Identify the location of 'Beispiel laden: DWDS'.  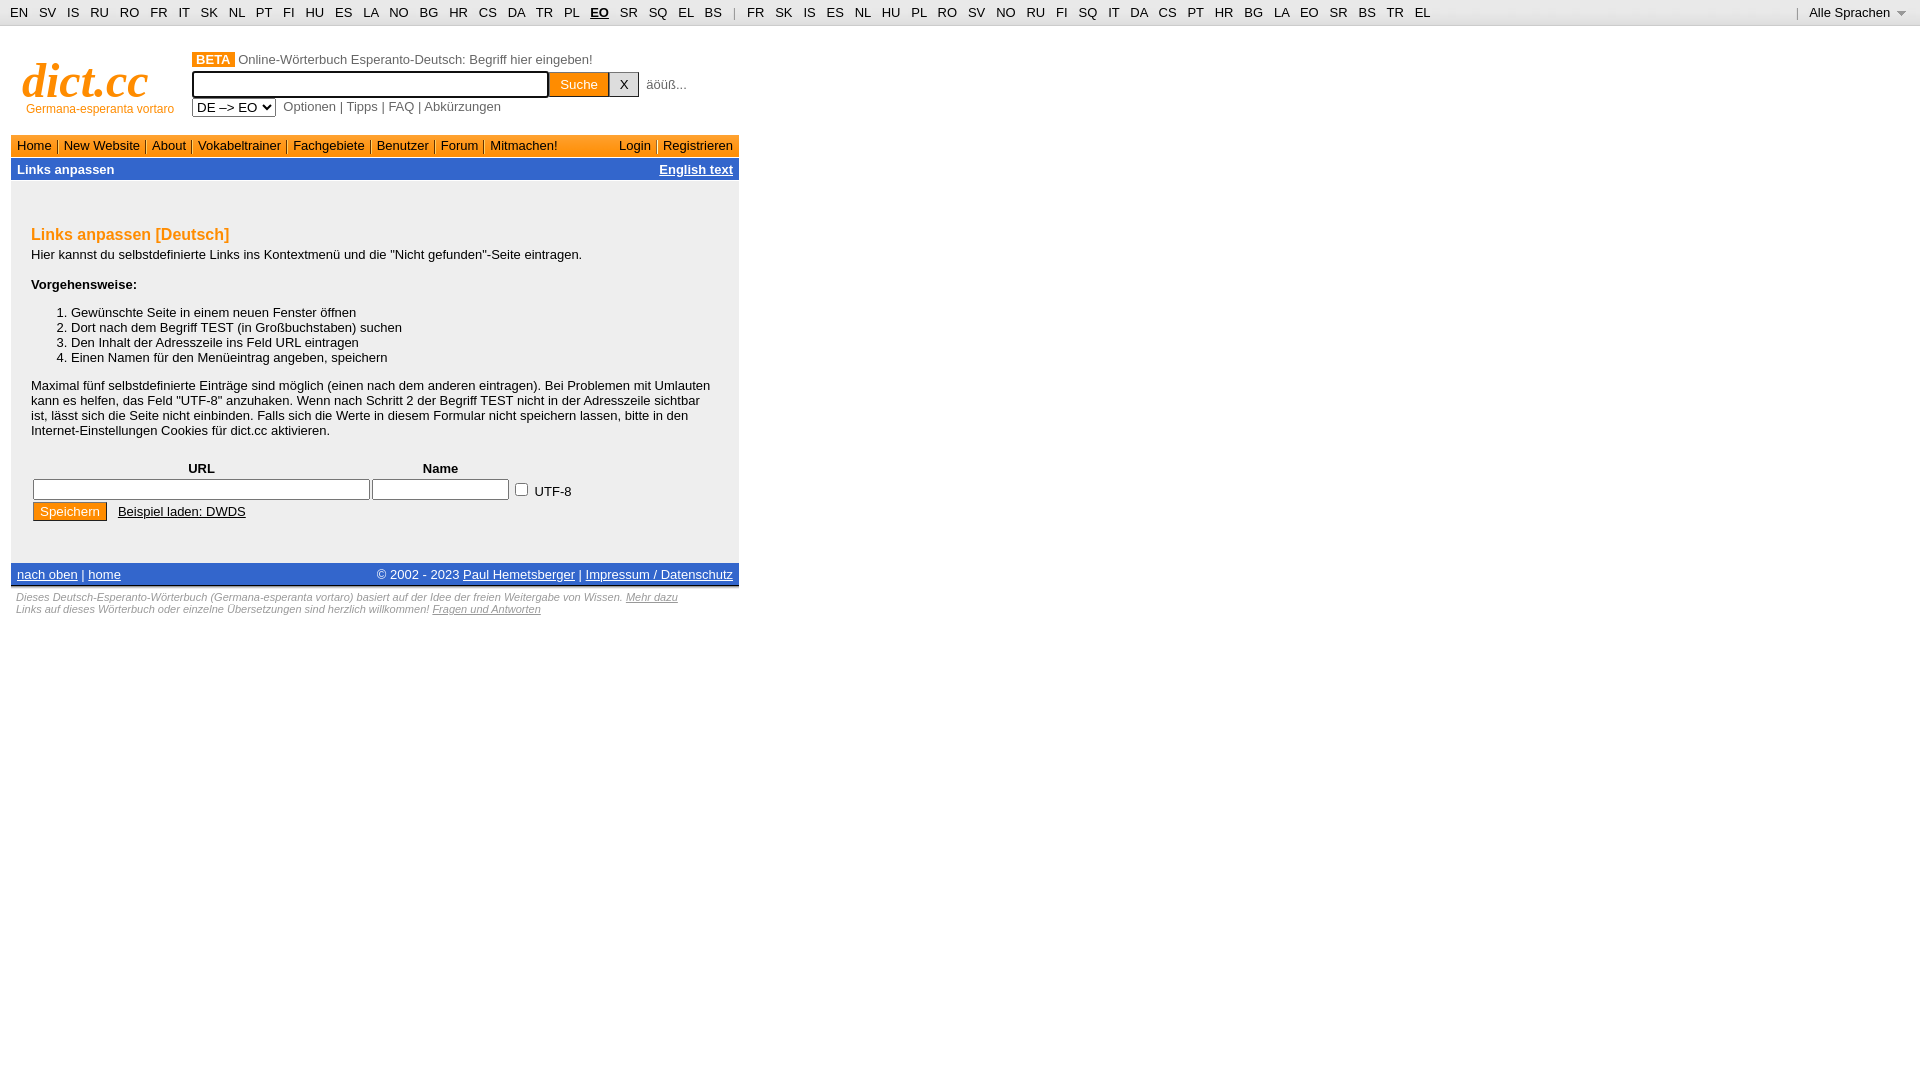
(117, 510).